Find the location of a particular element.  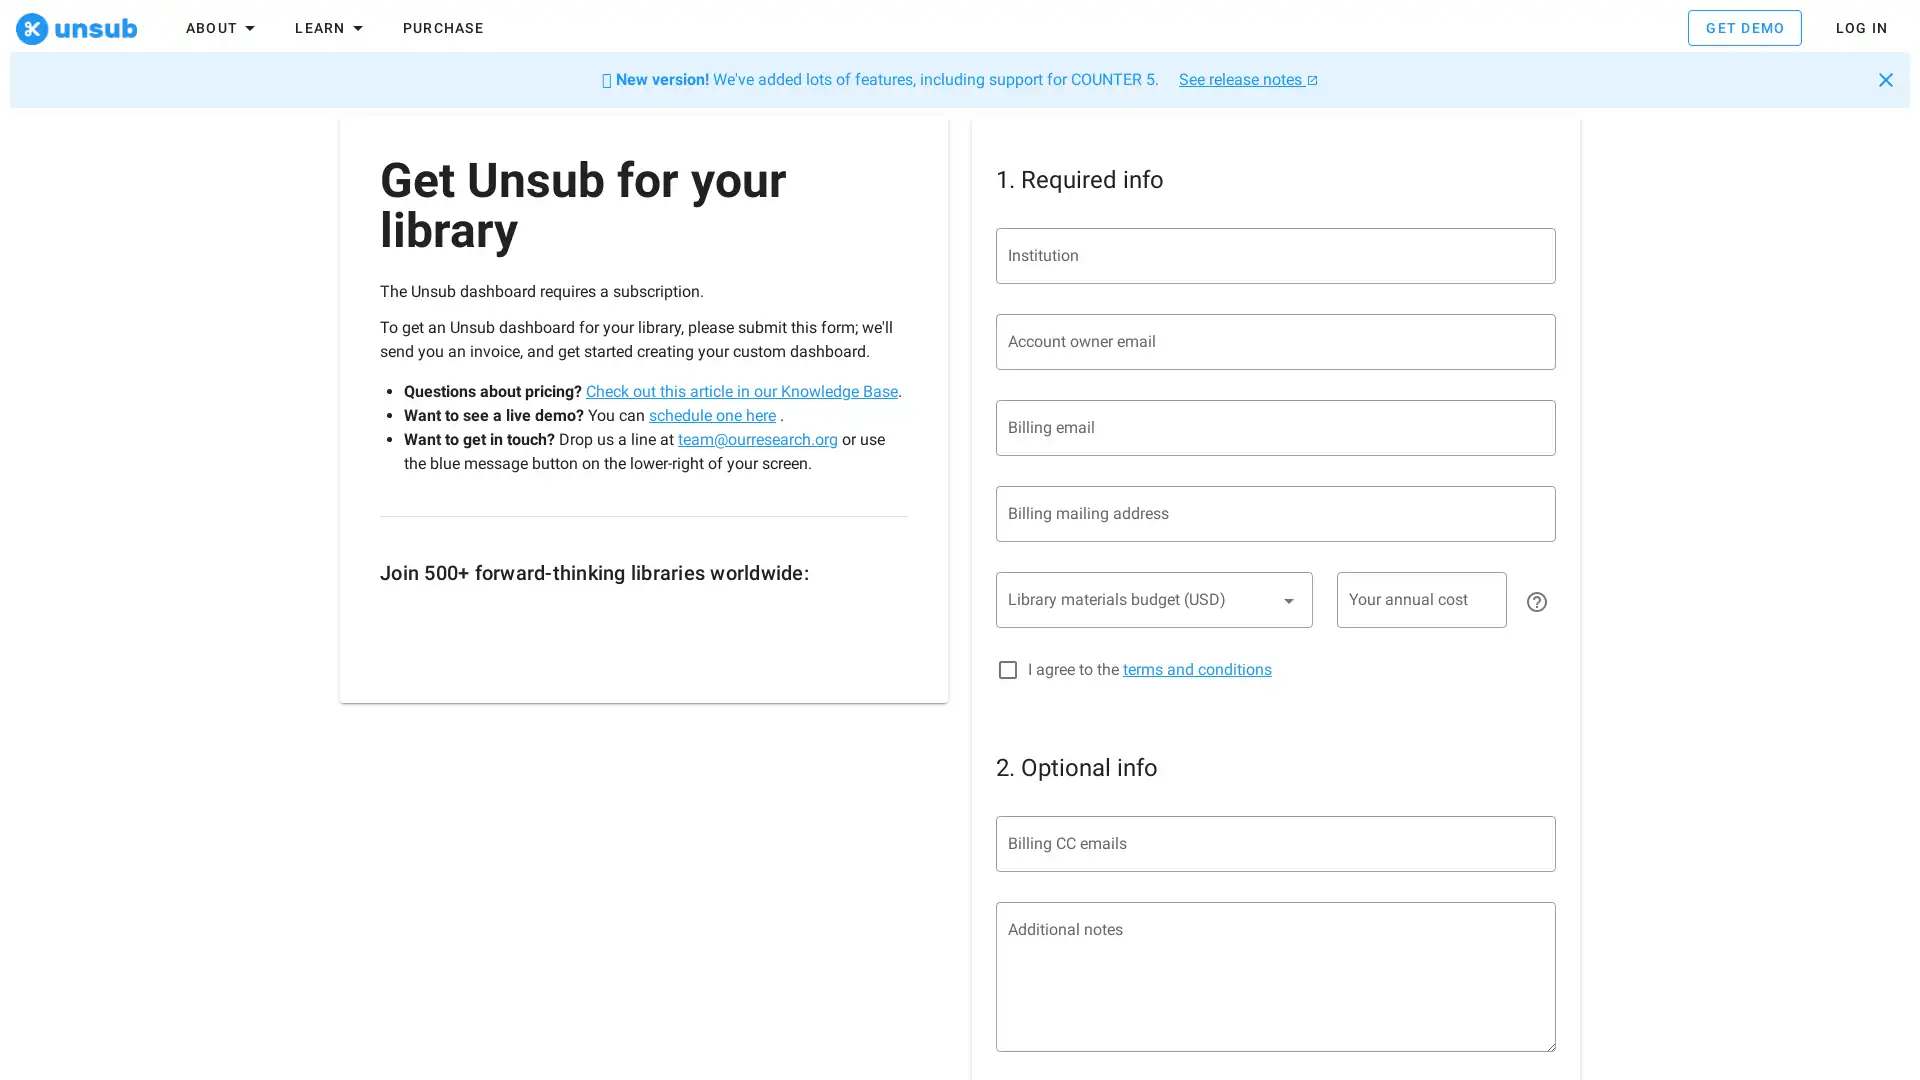

LEARN is located at coordinates (331, 31).